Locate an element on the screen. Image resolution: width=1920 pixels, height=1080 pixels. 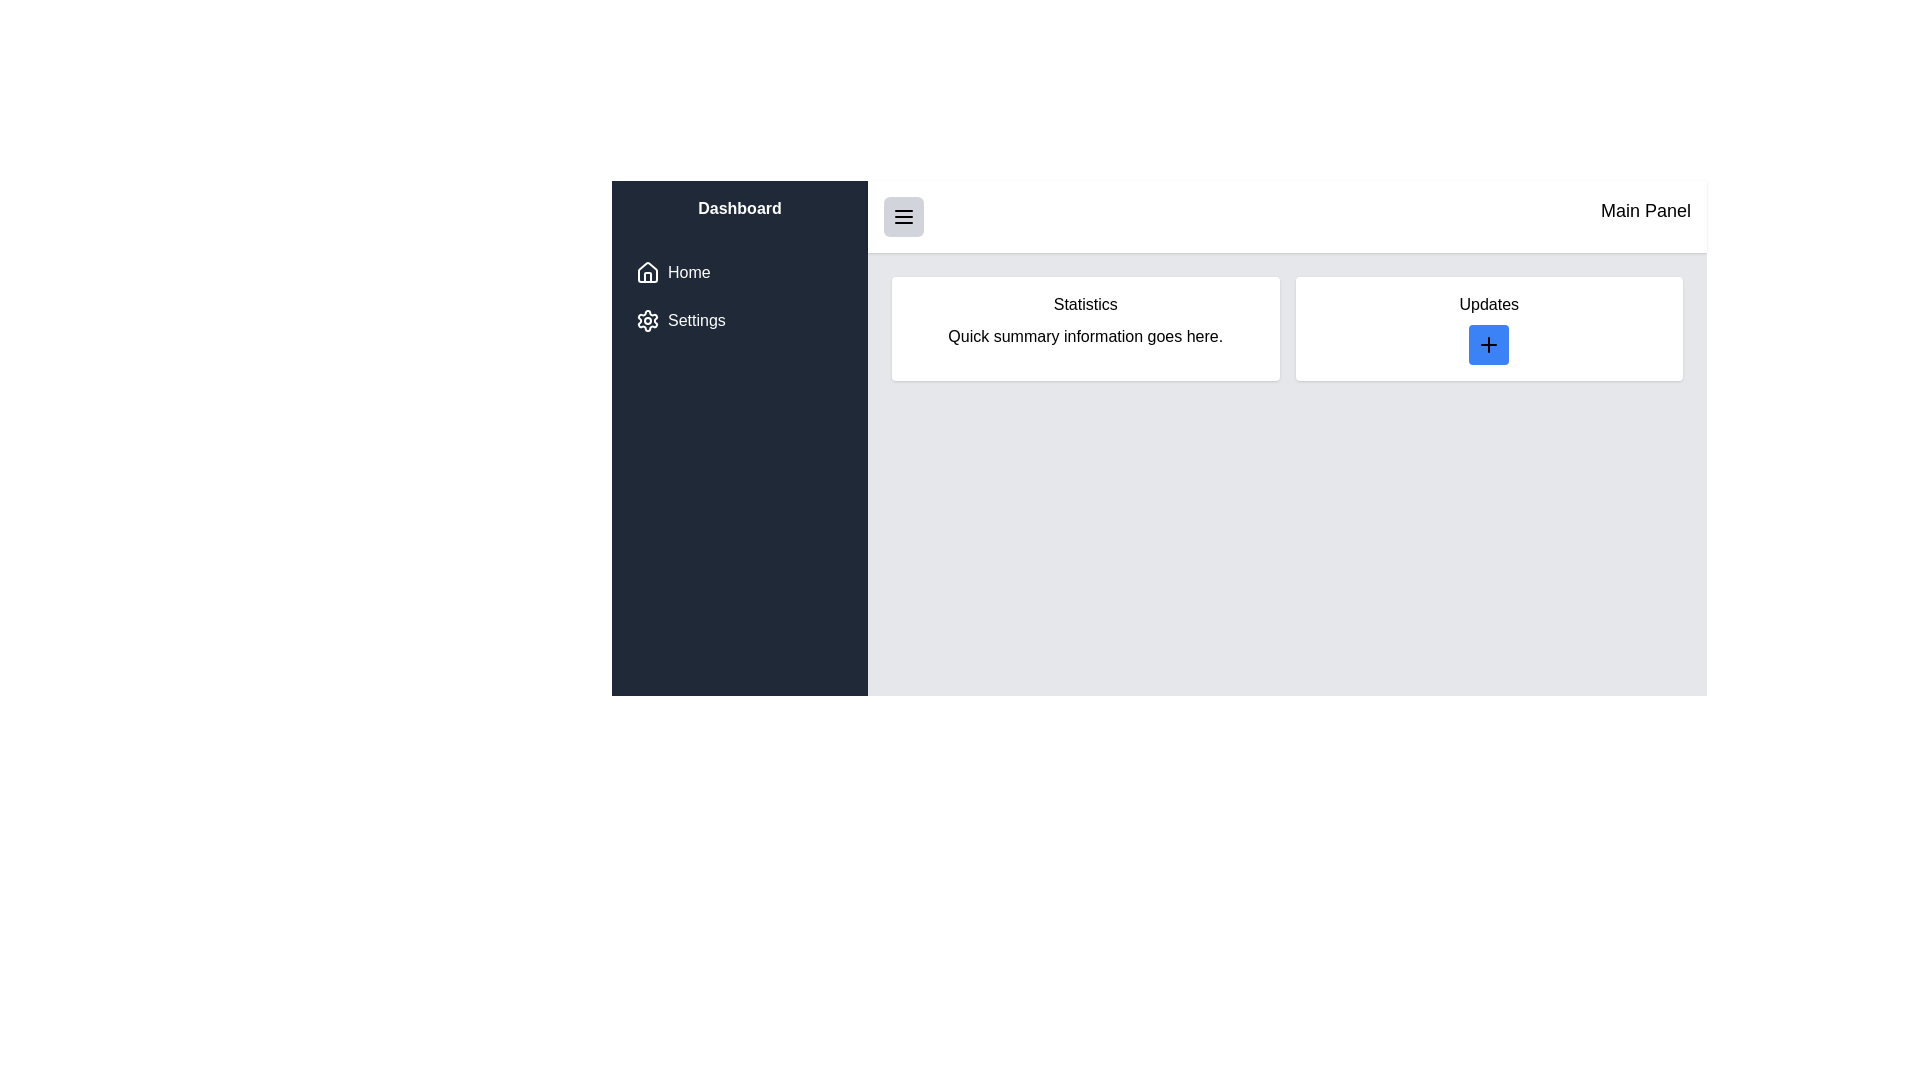
the cogwheel icon representing settings, located in the left-side navigation panel is located at coordinates (648, 319).